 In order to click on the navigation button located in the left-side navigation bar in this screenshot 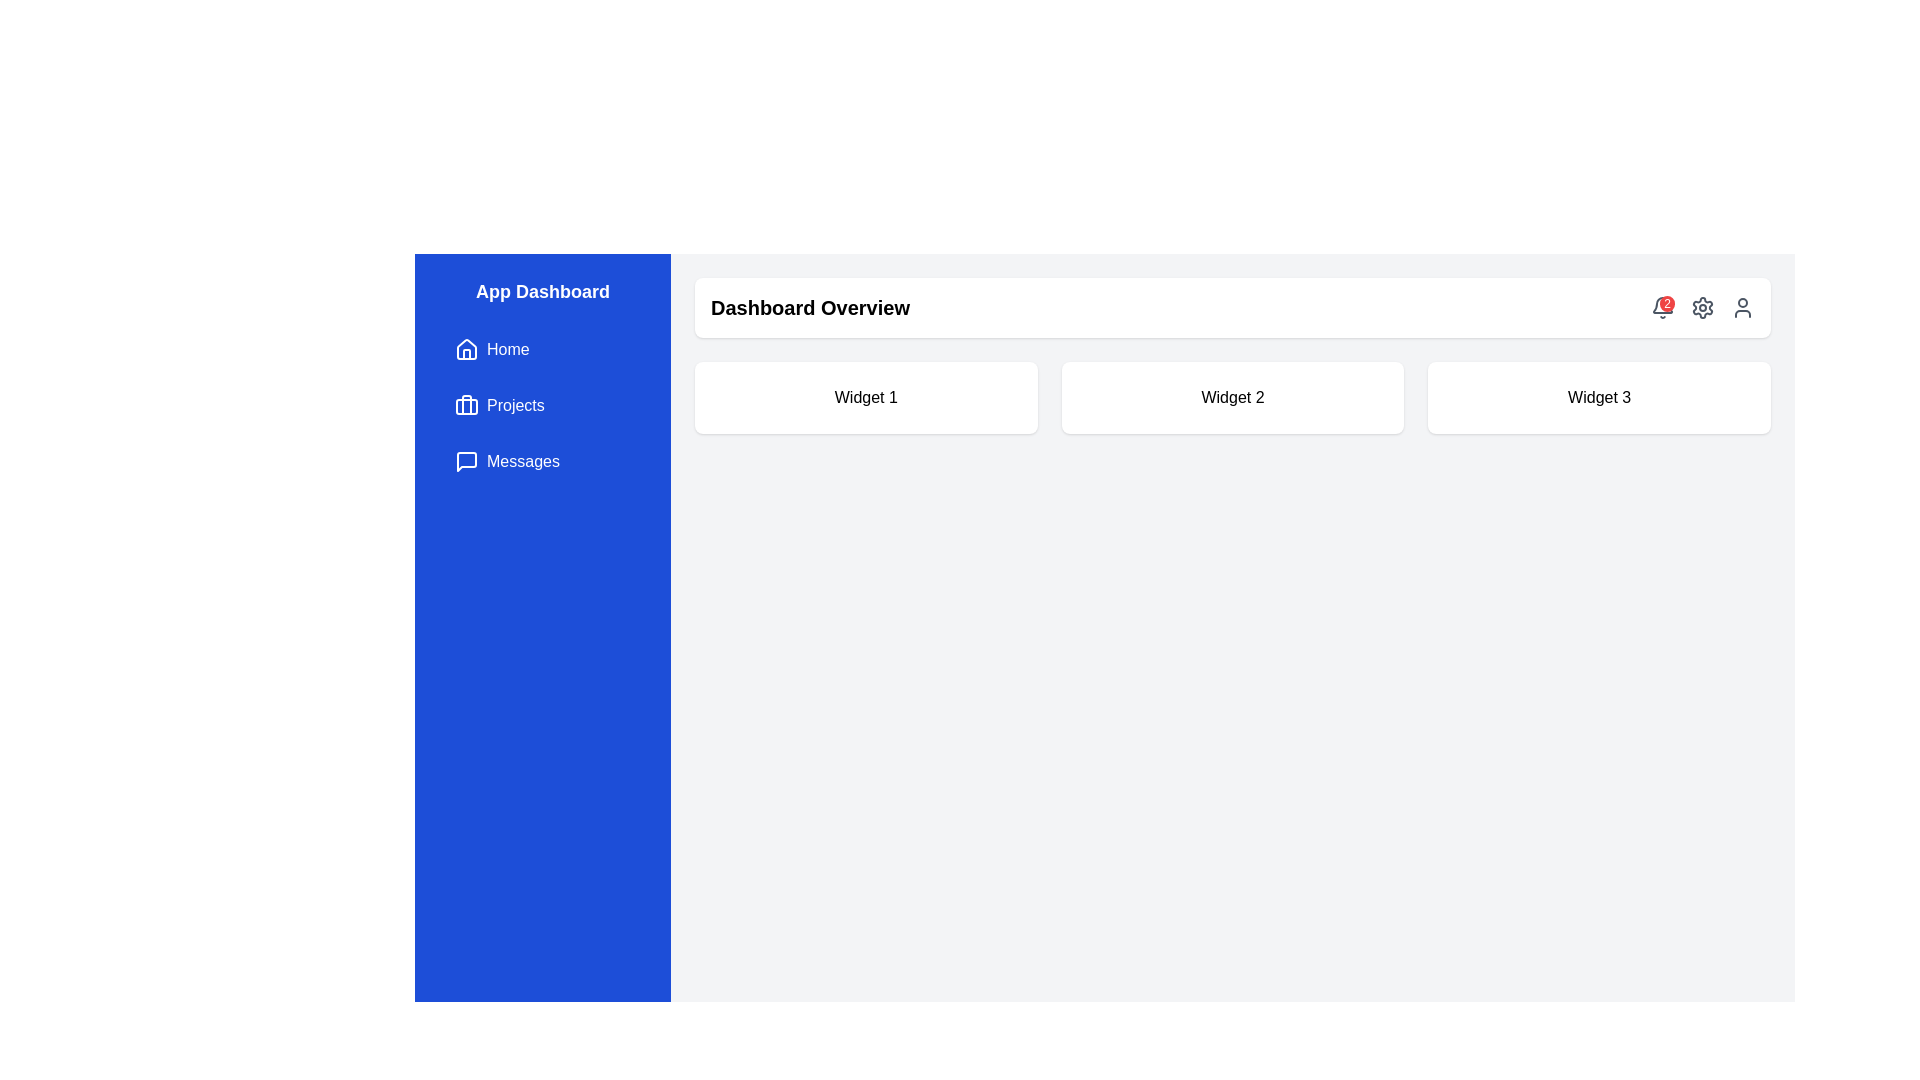, I will do `click(492, 349)`.